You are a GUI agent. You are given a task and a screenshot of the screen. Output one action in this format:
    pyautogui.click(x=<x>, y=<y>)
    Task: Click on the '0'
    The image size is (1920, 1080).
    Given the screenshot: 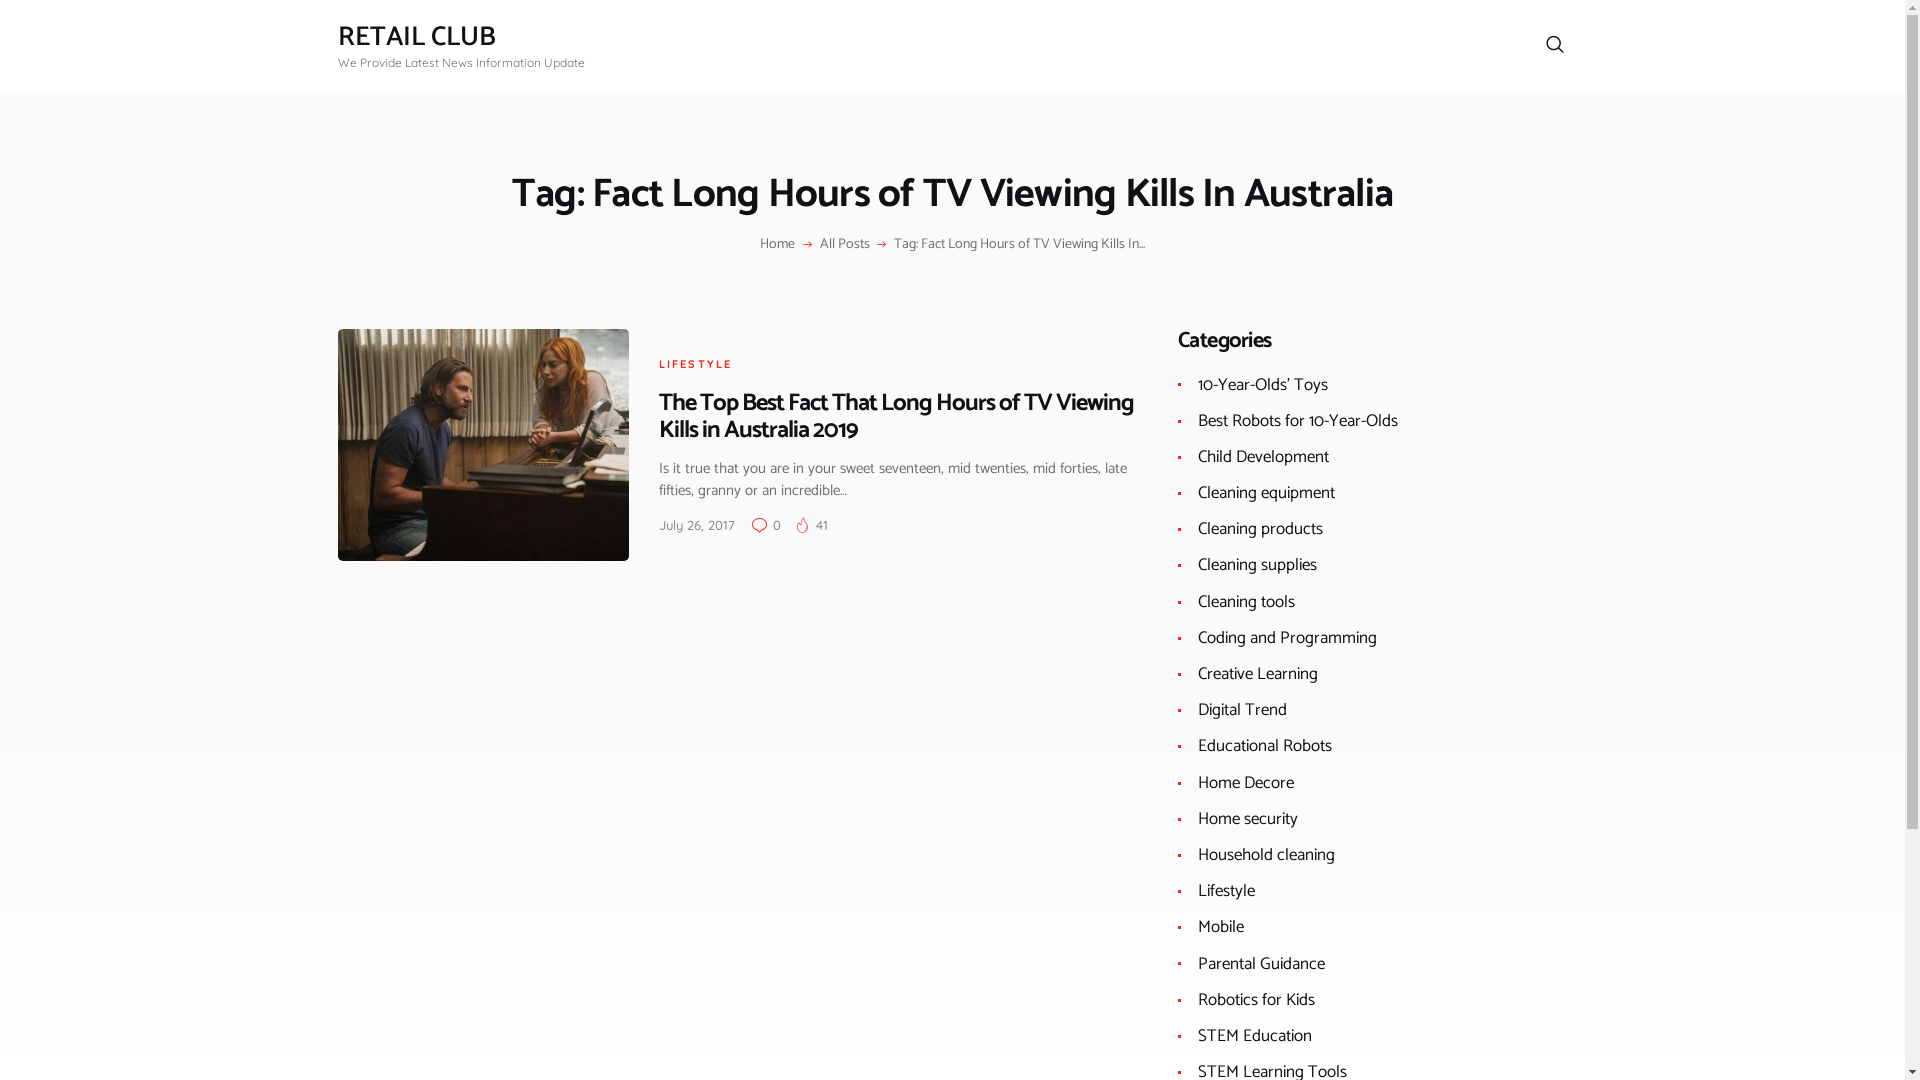 What is the action you would take?
    pyautogui.click(x=751, y=523)
    